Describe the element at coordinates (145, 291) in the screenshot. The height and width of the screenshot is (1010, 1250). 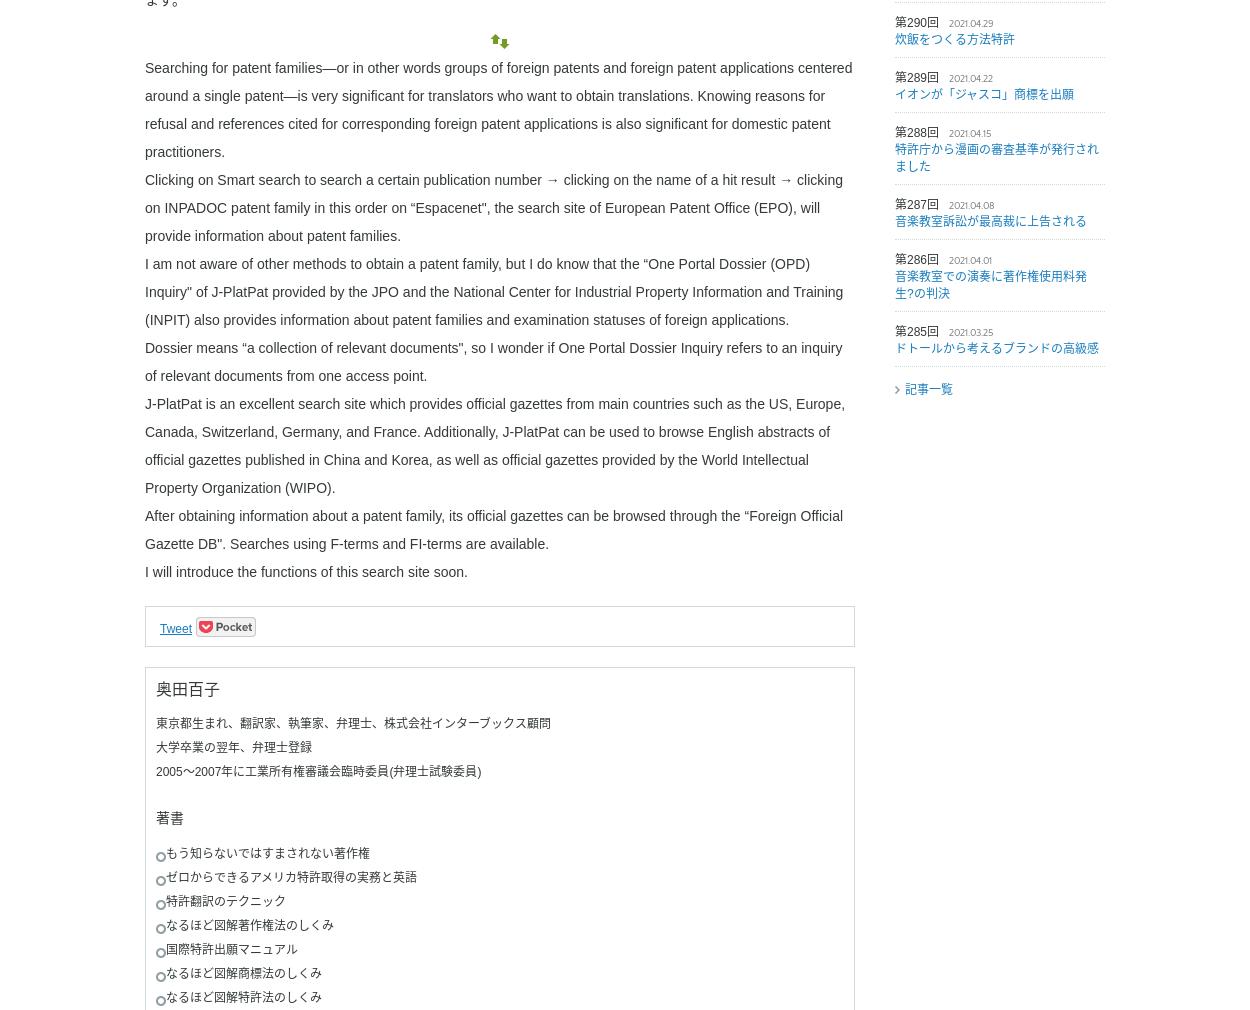
I see `'I am not aware of other methods to obtain a patent family, but I do know that the “One Portal Dossier (OPD) Inquiry" of J-PlatPat provided by the JPO and the National Center for Industrial Property Information and Training (INPIT) also provides information about patent families and examination statuses of foreign applications.'` at that location.